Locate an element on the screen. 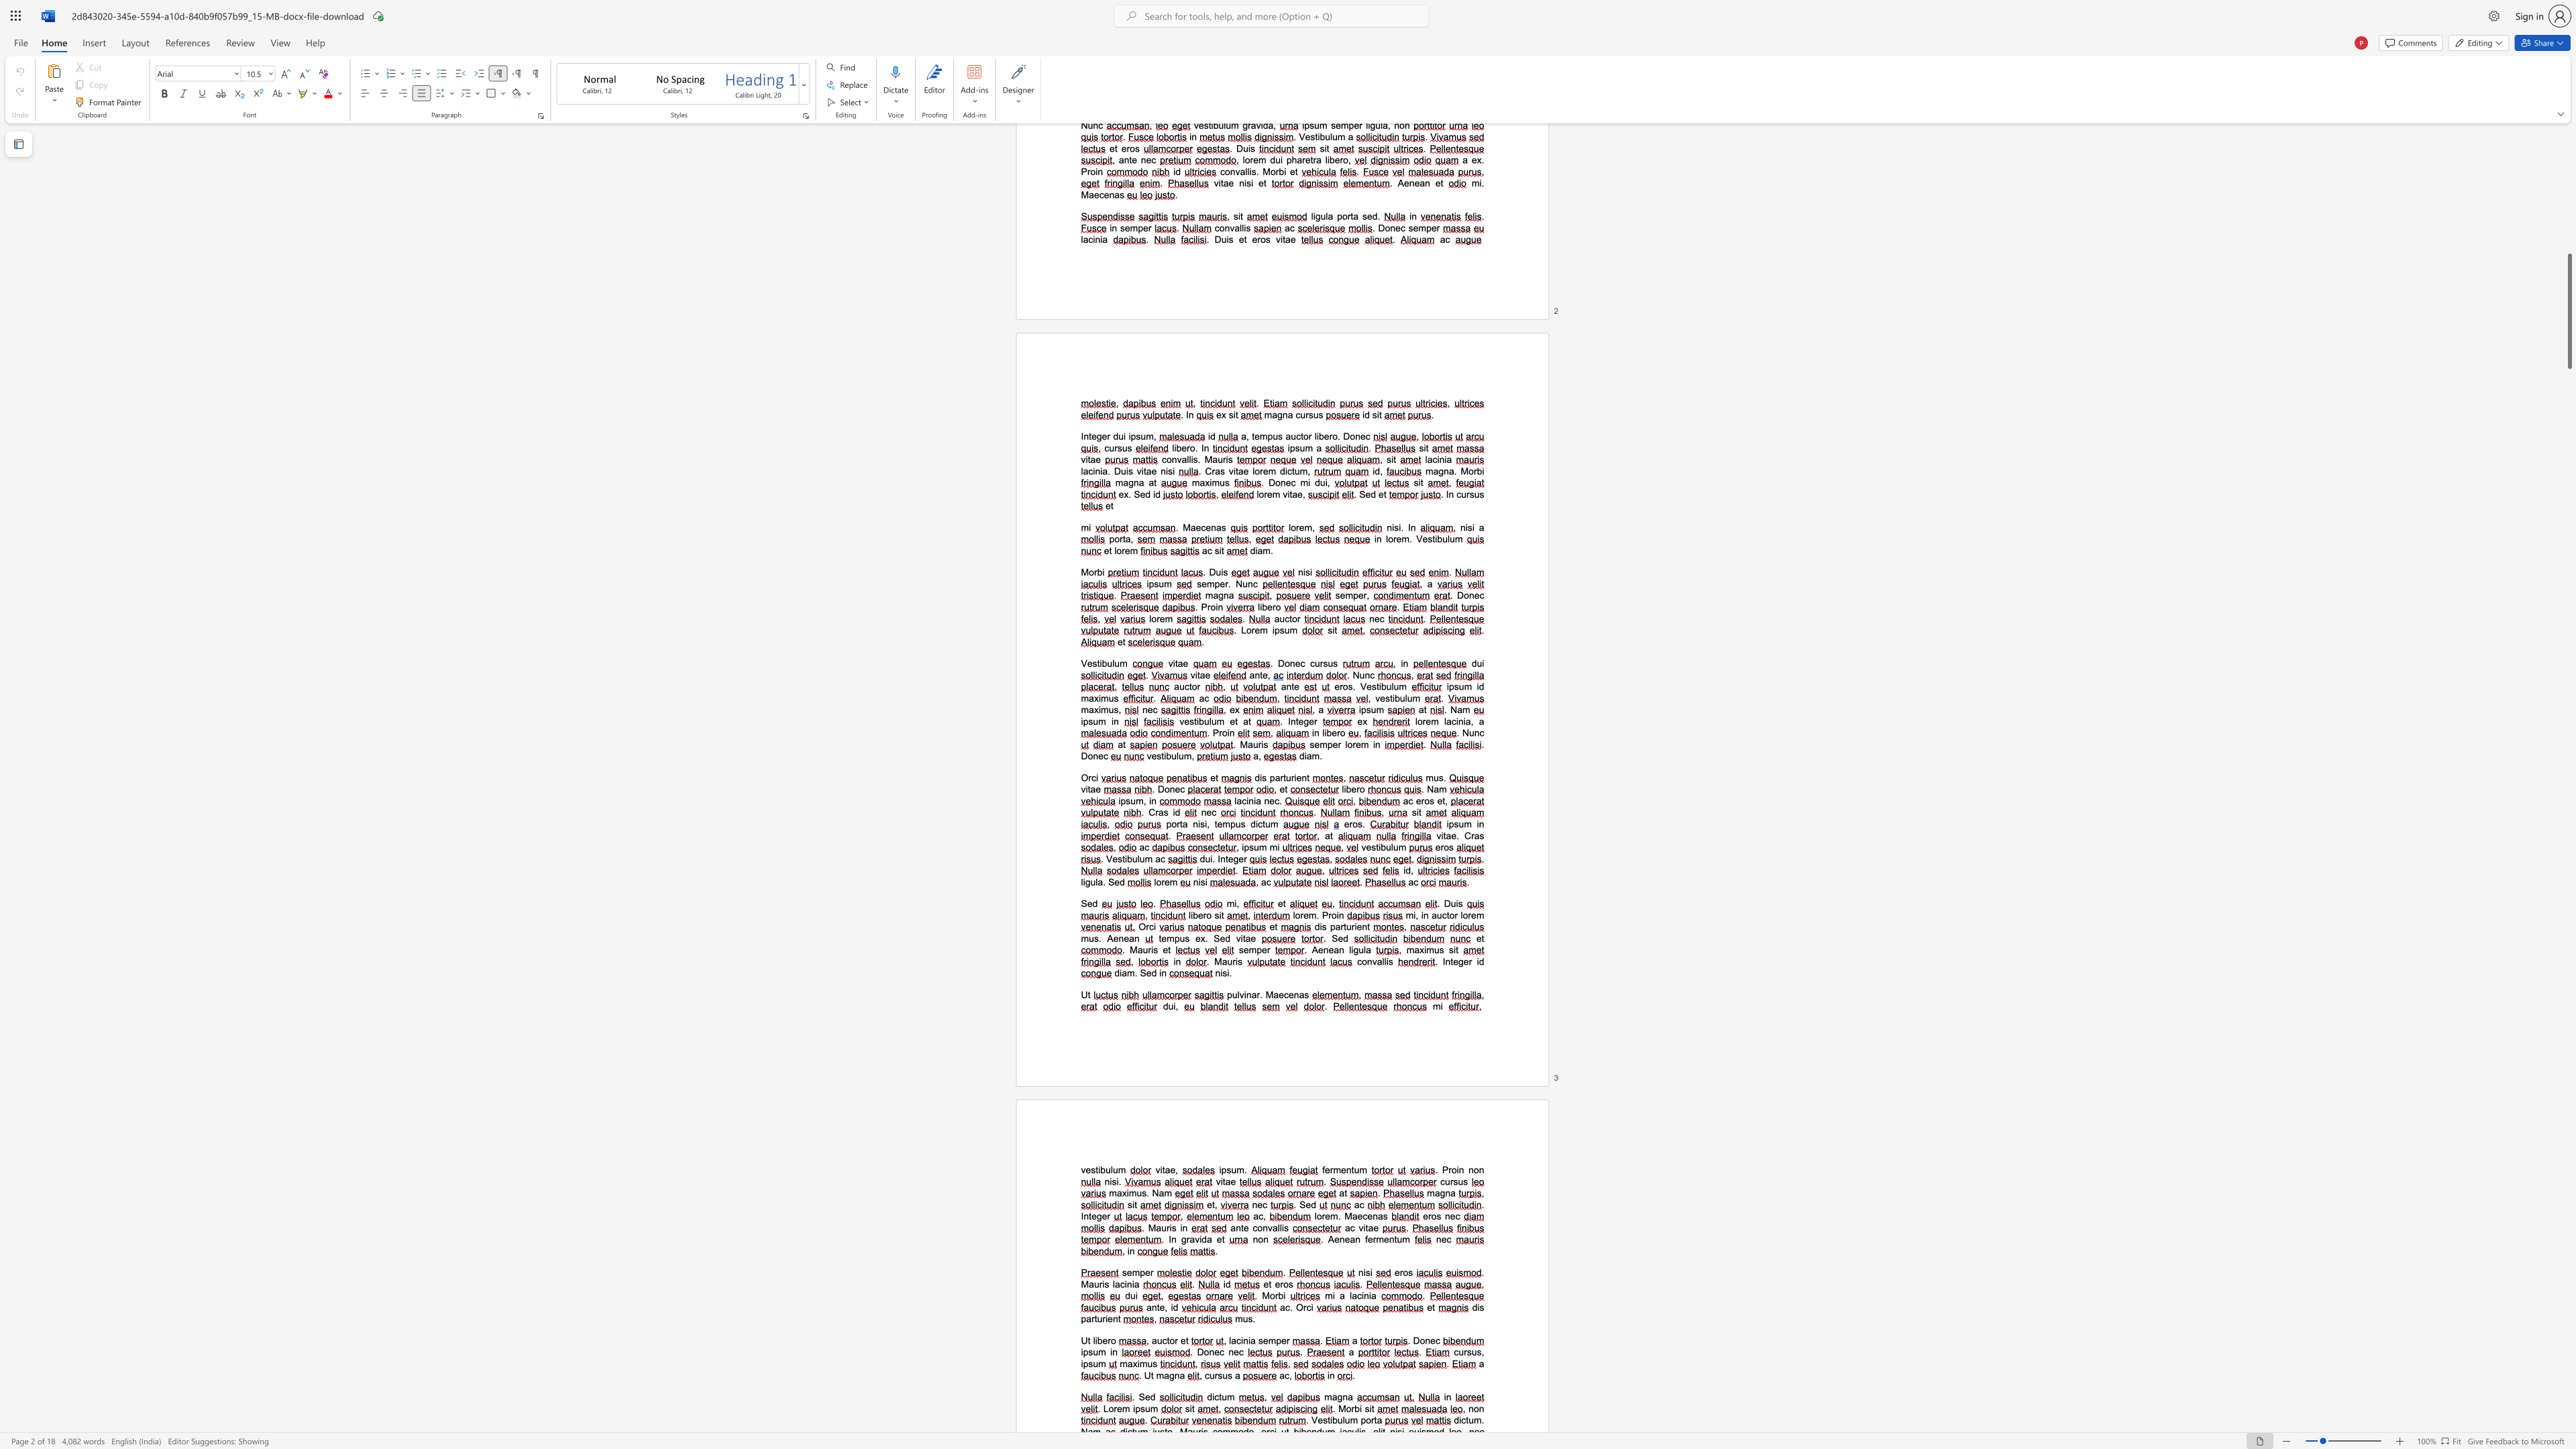 The width and height of the screenshot is (2576, 1449). the 1th character "i" in the text is located at coordinates (1084, 881).